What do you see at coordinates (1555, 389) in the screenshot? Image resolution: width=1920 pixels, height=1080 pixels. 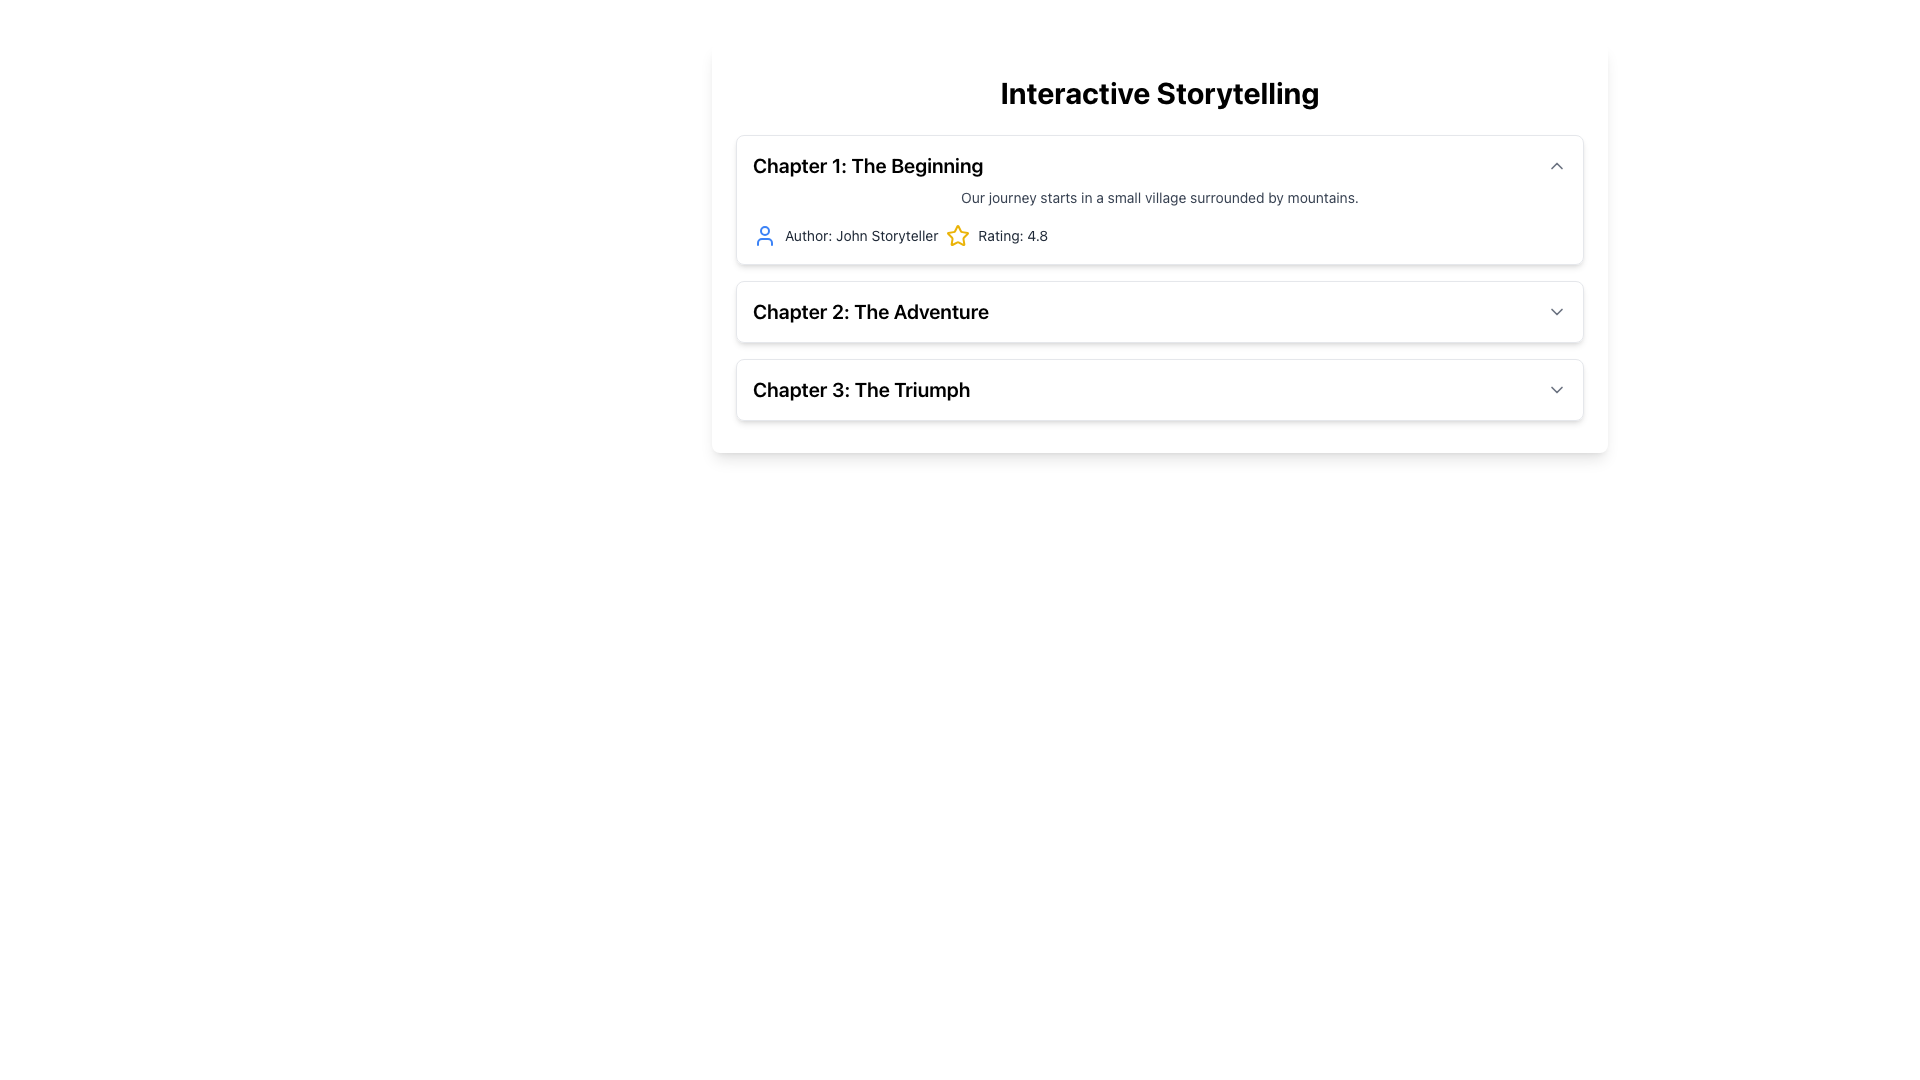 I see `the chevron icon located at the far right of the header section labeled 'Chapter 3: The Triumph'` at bounding box center [1555, 389].